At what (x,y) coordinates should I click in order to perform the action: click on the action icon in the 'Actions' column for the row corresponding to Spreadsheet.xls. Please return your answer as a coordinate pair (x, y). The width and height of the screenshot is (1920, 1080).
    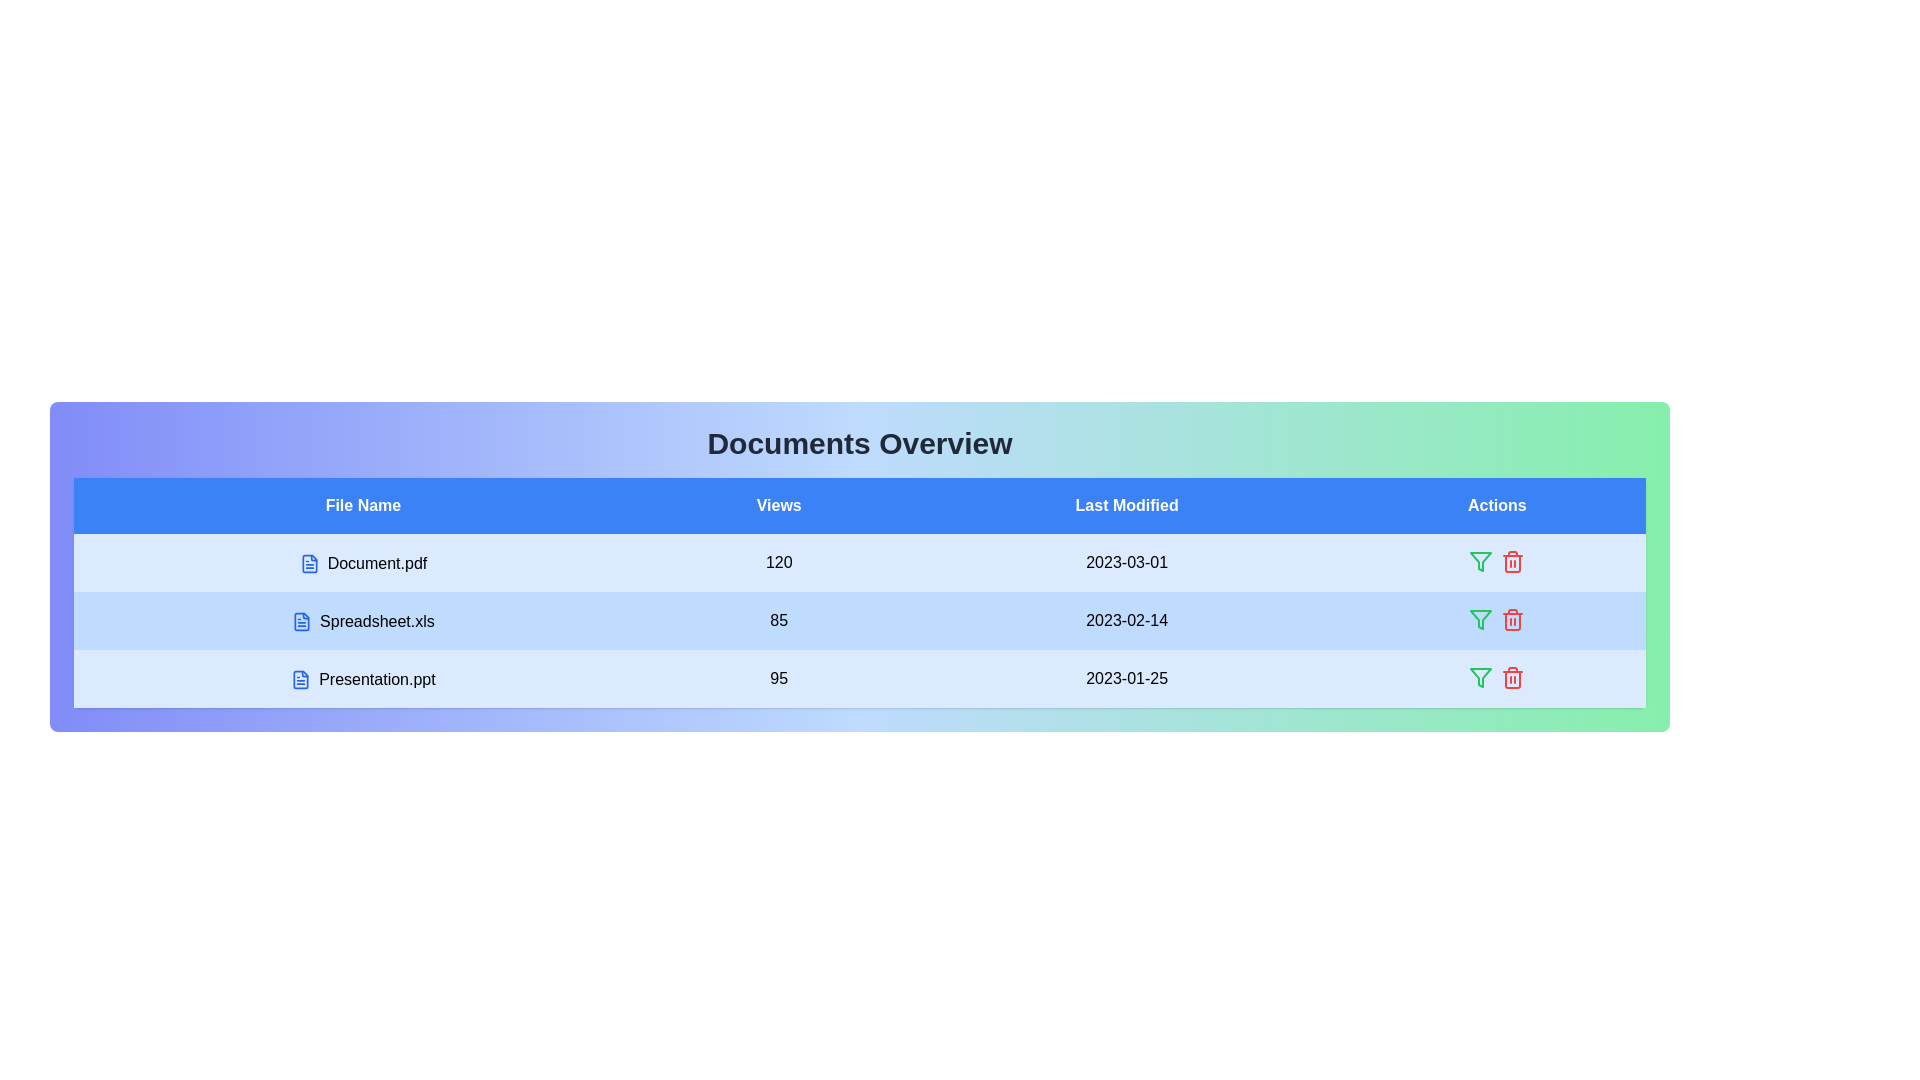
    Looking at the image, I should click on (1481, 619).